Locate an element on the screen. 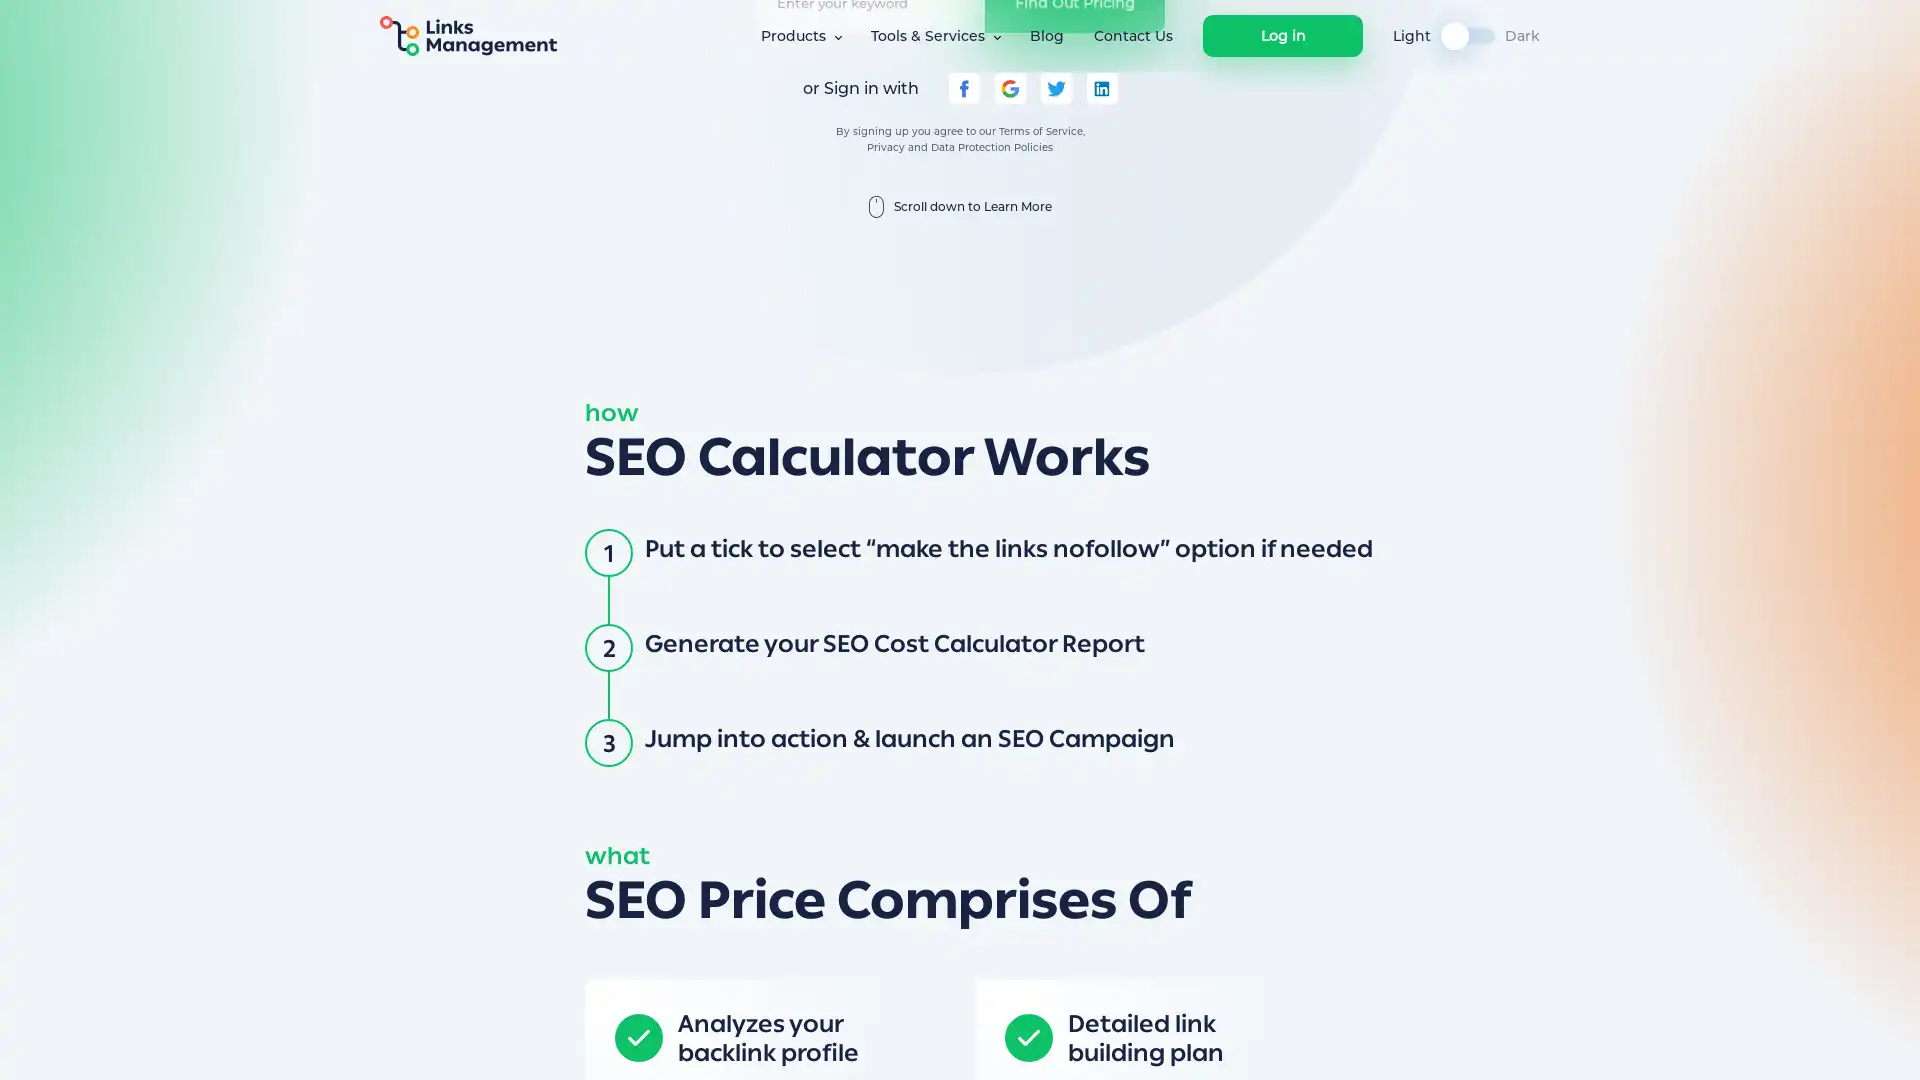 Image resolution: width=1920 pixels, height=1080 pixels. Got It! is located at coordinates (1352, 1044).